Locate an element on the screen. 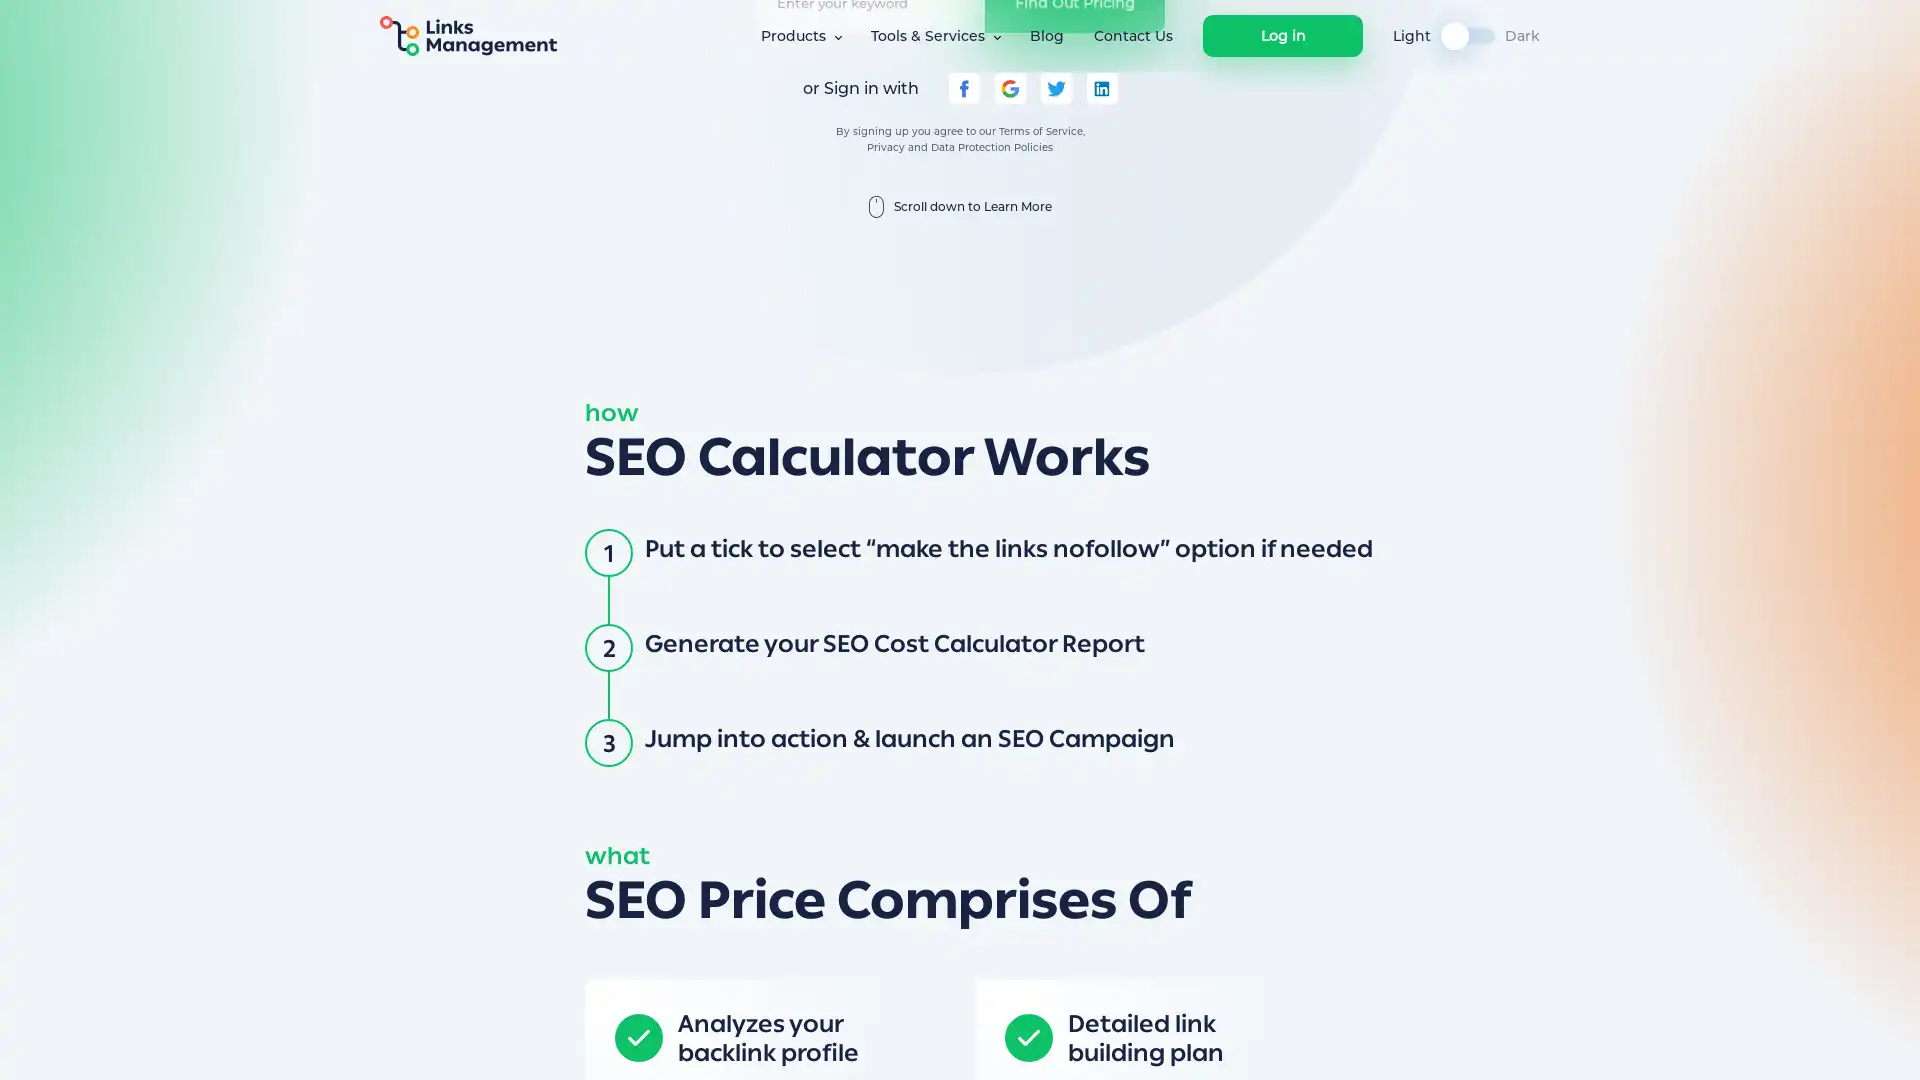 Image resolution: width=1920 pixels, height=1080 pixels. Got It! is located at coordinates (1352, 1044).